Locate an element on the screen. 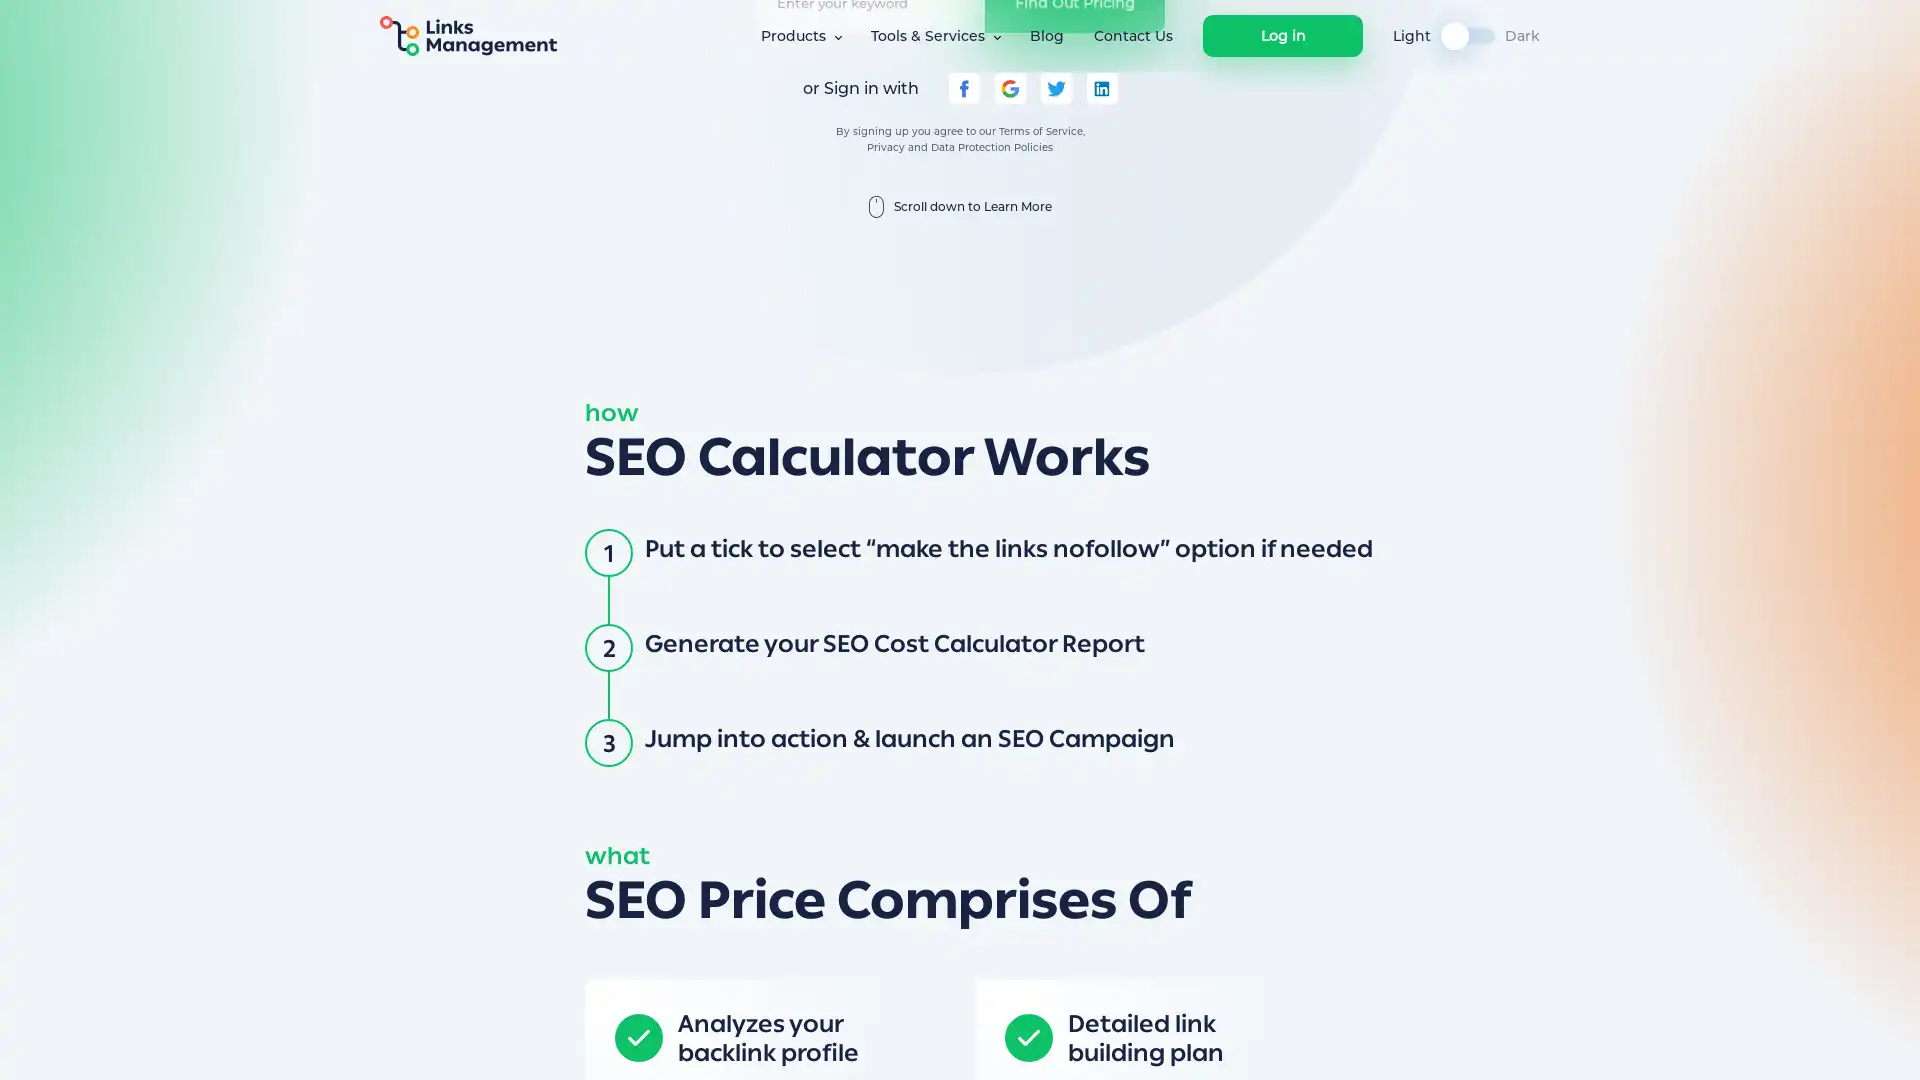 Image resolution: width=1920 pixels, height=1080 pixels. Got It! is located at coordinates (1352, 1044).